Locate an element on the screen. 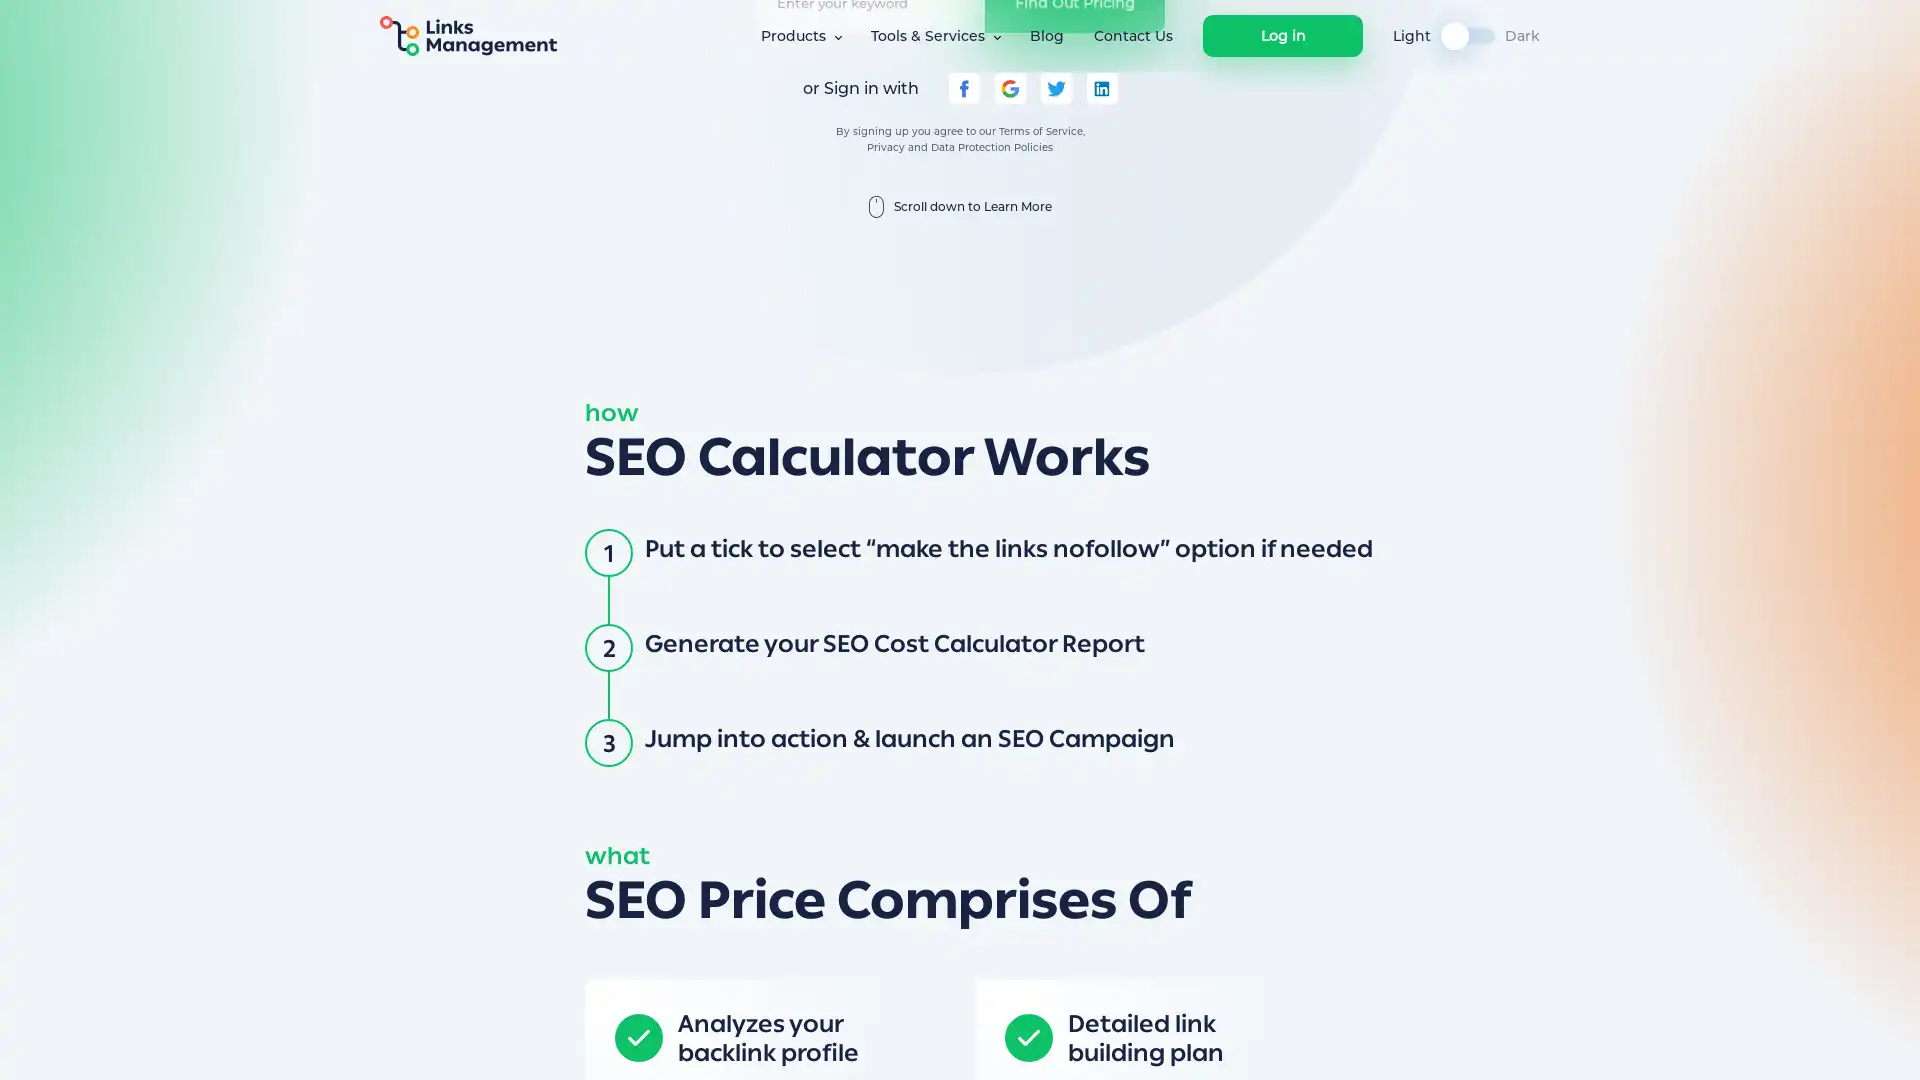 Image resolution: width=1920 pixels, height=1080 pixels. Got It! is located at coordinates (1352, 1044).